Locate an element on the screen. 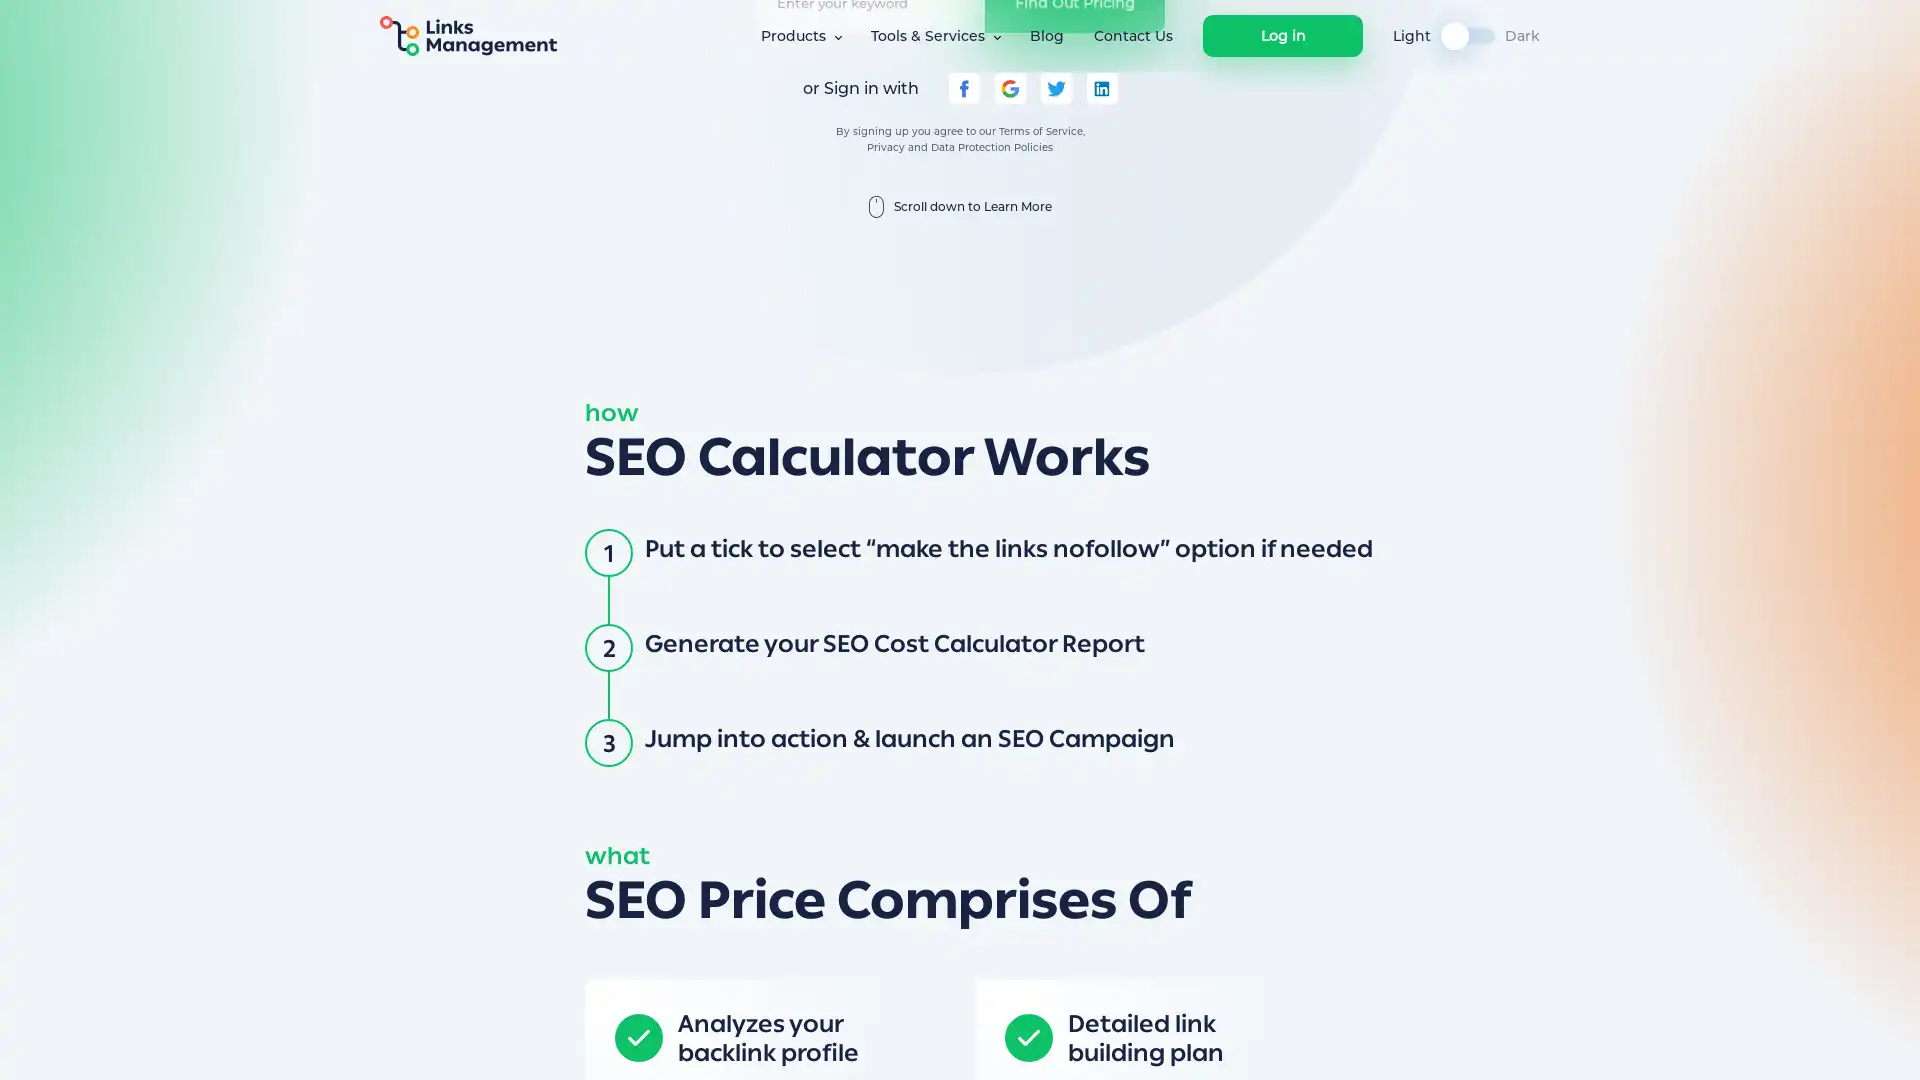 Image resolution: width=1920 pixels, height=1080 pixels. Got It! is located at coordinates (1352, 1044).